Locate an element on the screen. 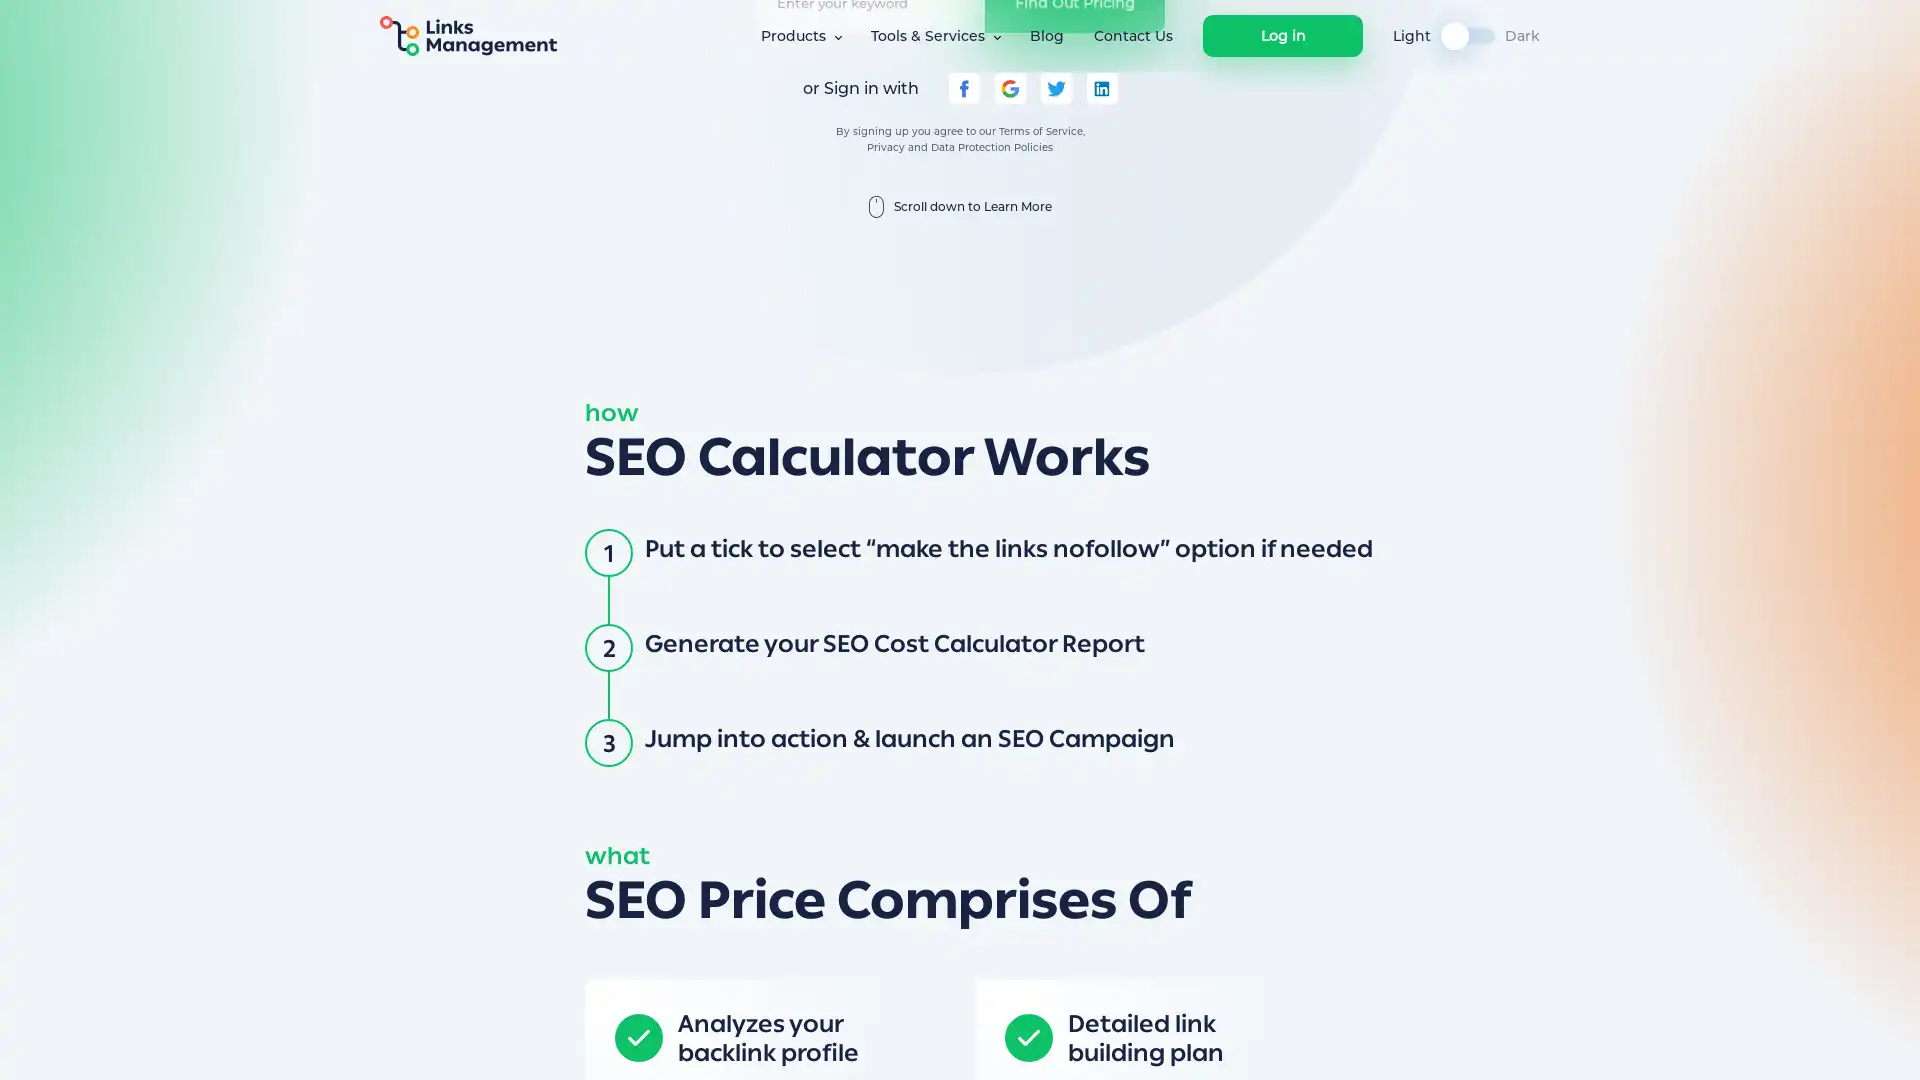 Image resolution: width=1920 pixels, height=1080 pixels. Got It! is located at coordinates (1352, 1044).